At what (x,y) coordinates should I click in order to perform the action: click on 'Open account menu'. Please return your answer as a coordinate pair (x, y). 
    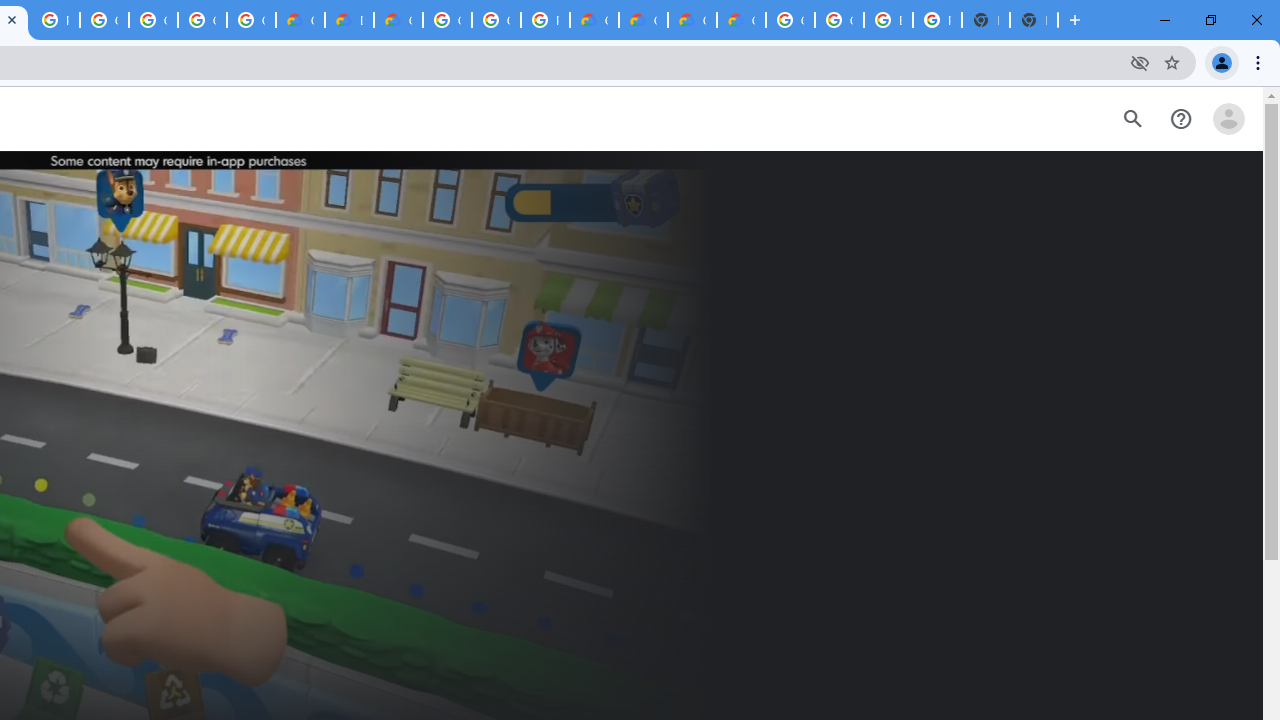
    Looking at the image, I should click on (1227, 119).